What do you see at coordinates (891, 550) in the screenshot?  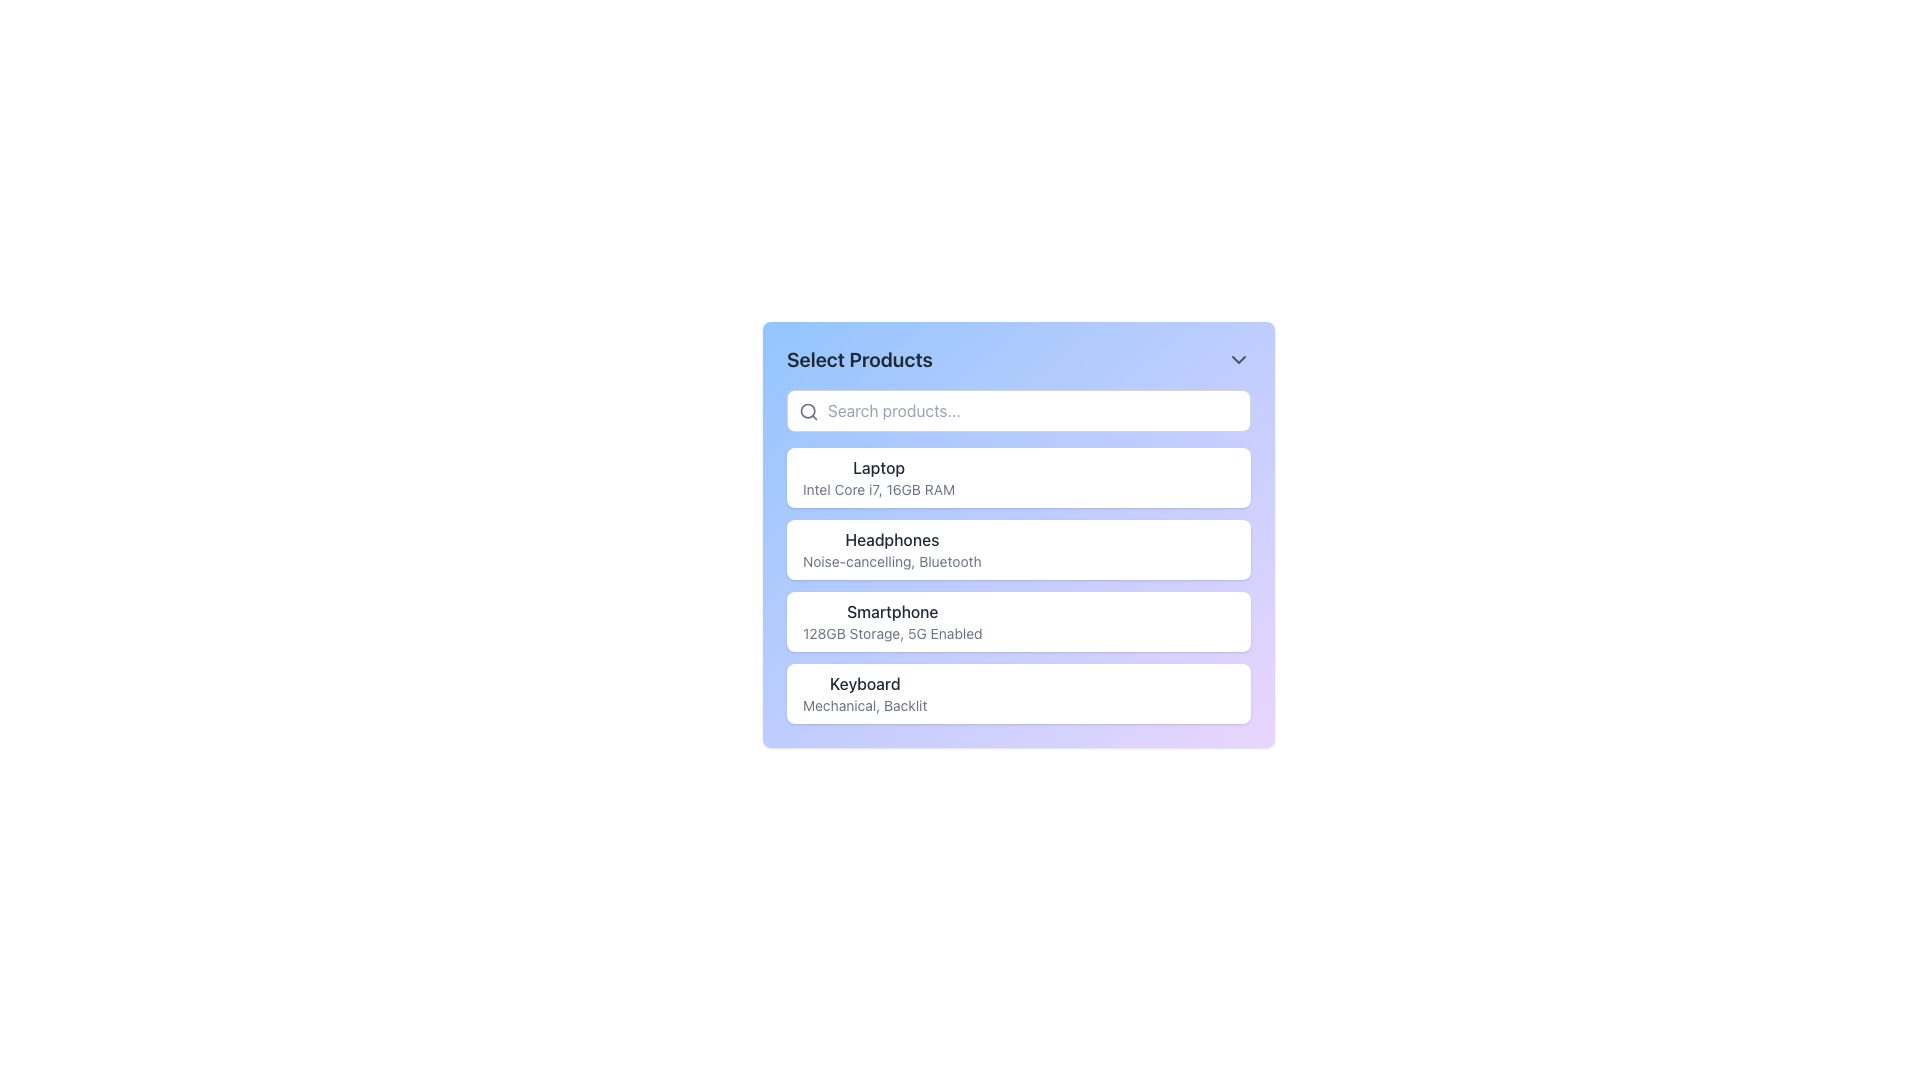 I see `the text-based item titled 'Headphones' in the selection list` at bounding box center [891, 550].